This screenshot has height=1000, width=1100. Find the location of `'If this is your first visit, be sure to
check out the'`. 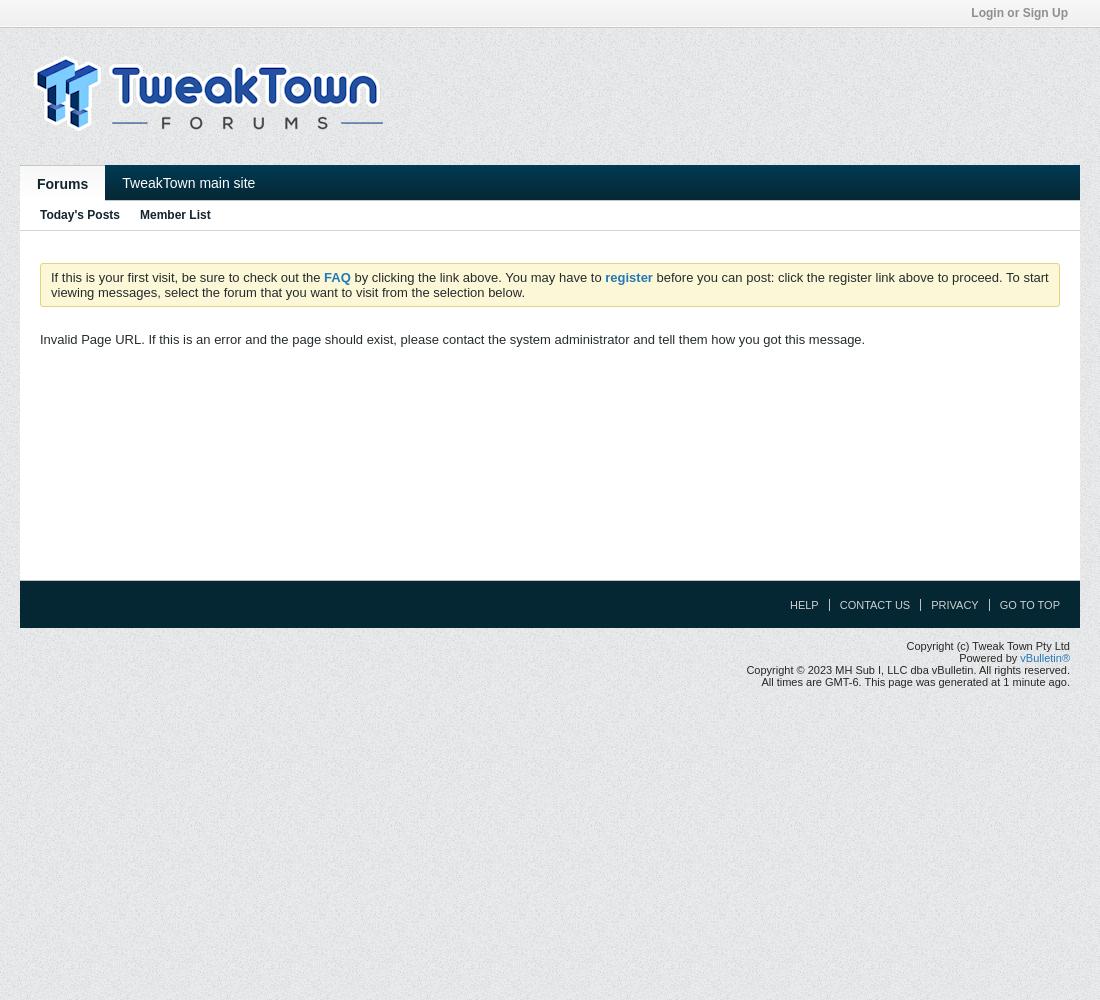

'If this is your first visit, be sure to
check out the' is located at coordinates (186, 277).